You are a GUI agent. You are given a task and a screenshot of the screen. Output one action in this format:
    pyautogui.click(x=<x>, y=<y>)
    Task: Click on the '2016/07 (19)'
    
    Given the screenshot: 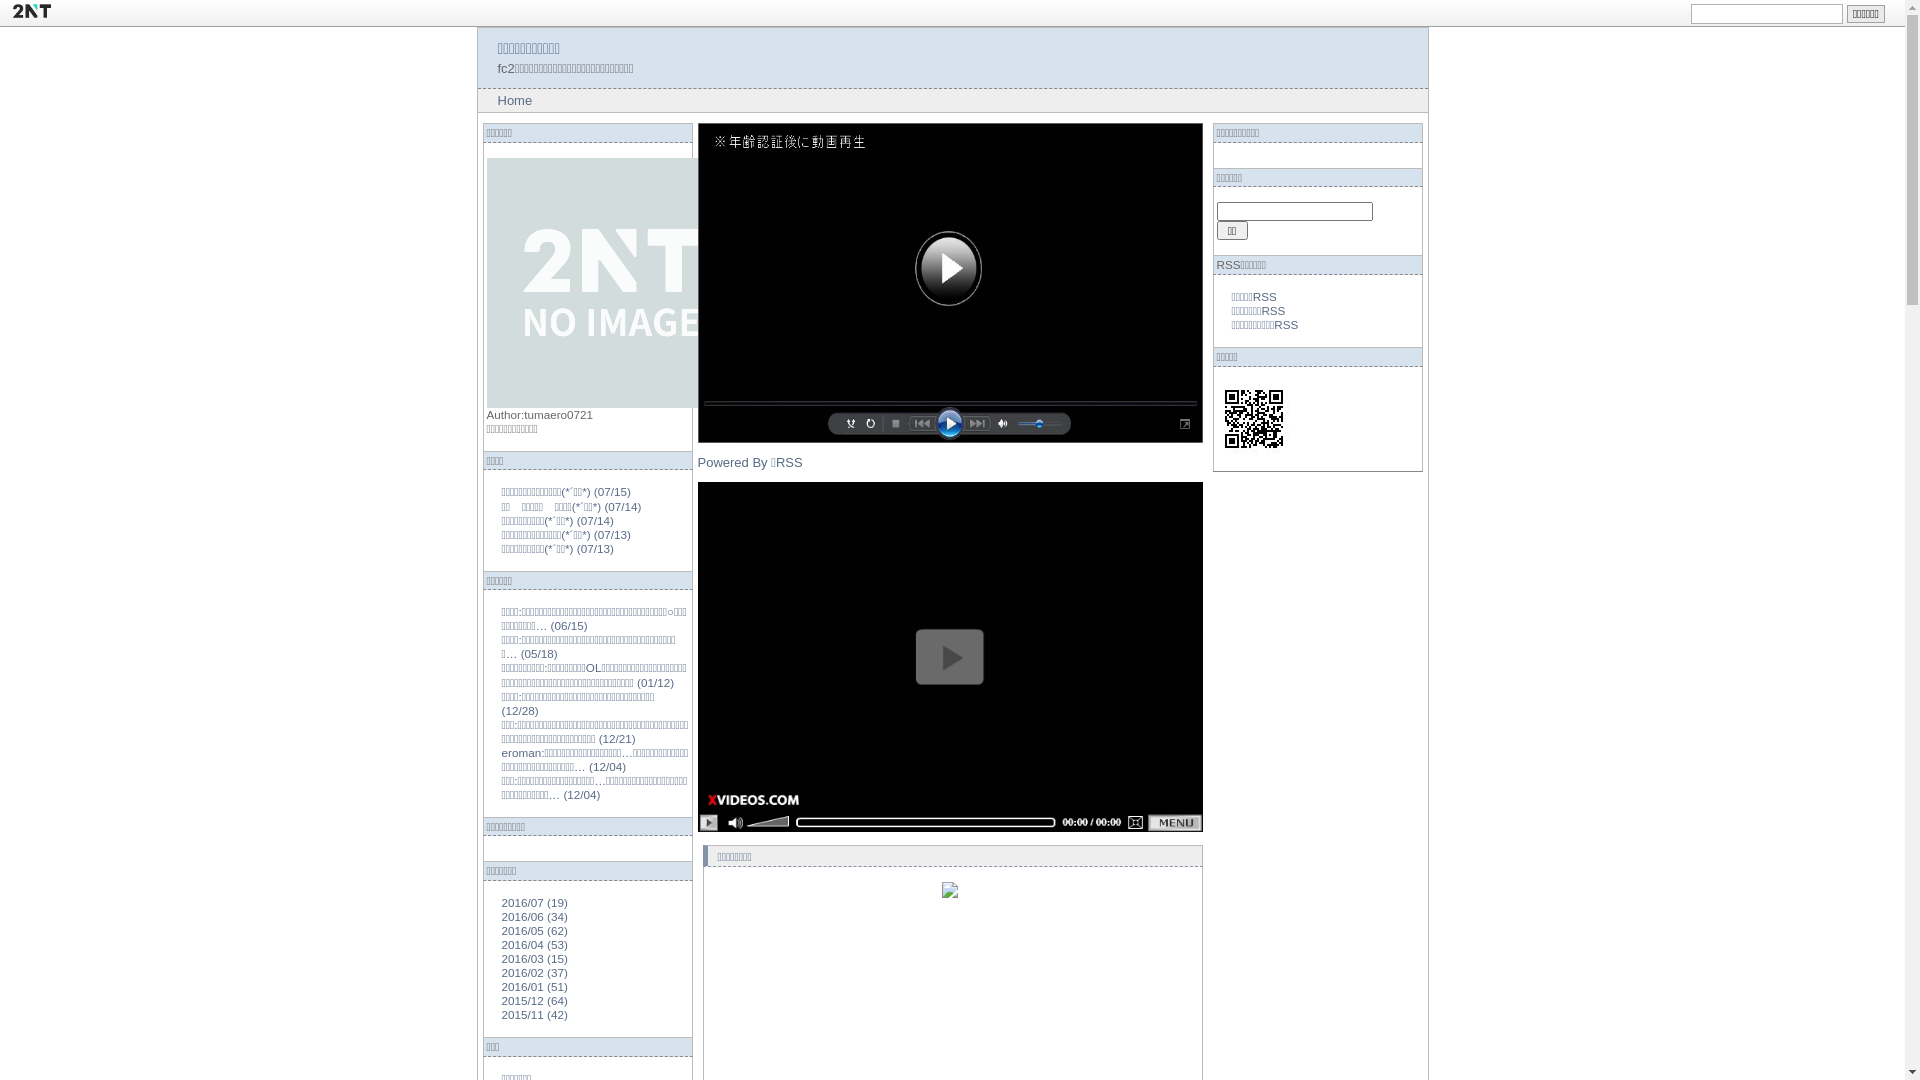 What is the action you would take?
    pyautogui.click(x=534, y=902)
    